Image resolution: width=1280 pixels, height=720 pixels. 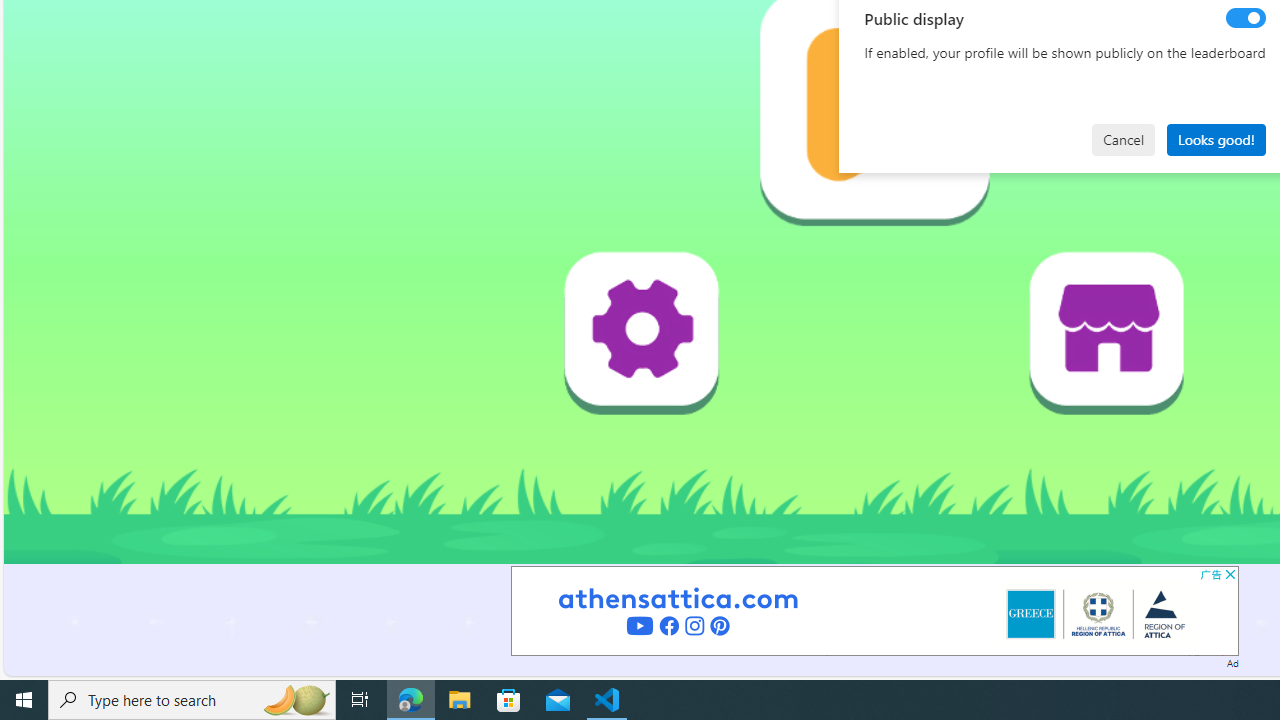 What do you see at coordinates (24, 698) in the screenshot?
I see `'Start'` at bounding box center [24, 698].